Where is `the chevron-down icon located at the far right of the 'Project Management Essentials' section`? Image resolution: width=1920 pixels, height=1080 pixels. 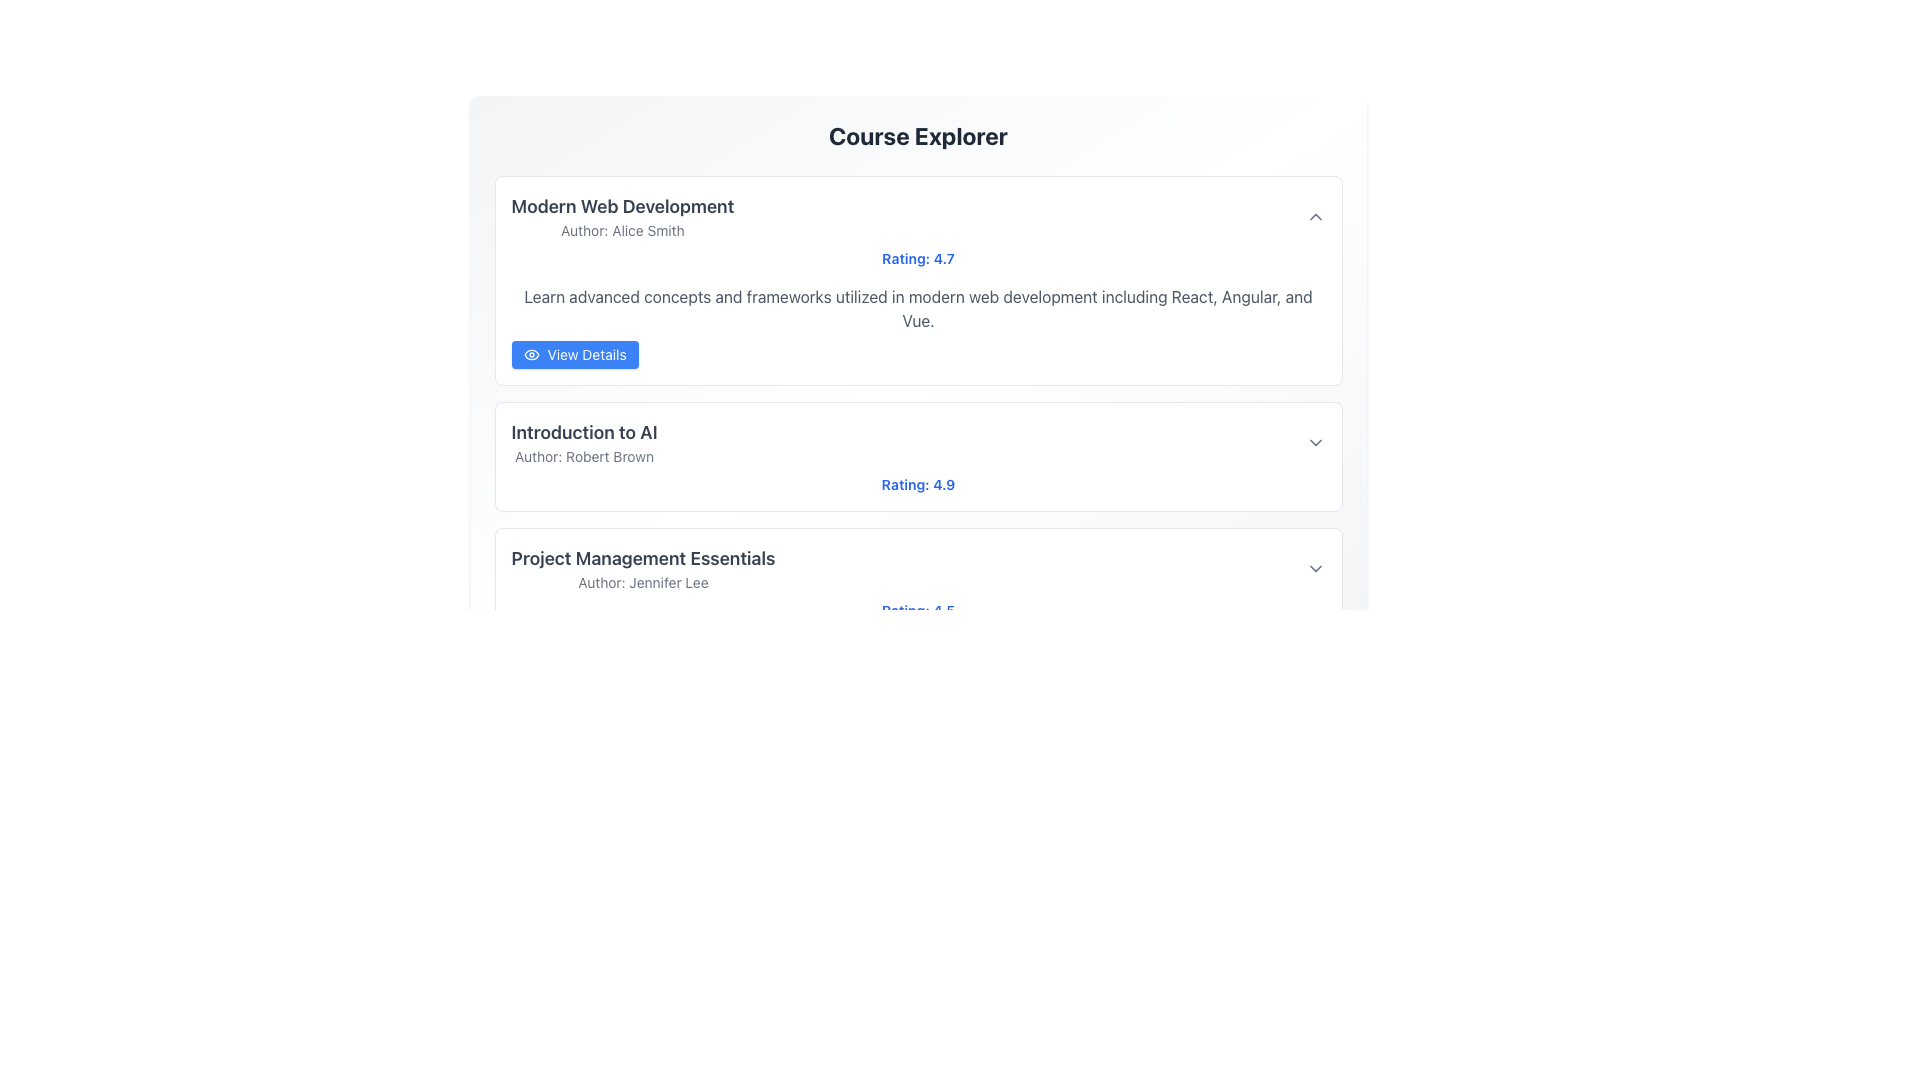
the chevron-down icon located at the far right of the 'Project Management Essentials' section is located at coordinates (1315, 569).